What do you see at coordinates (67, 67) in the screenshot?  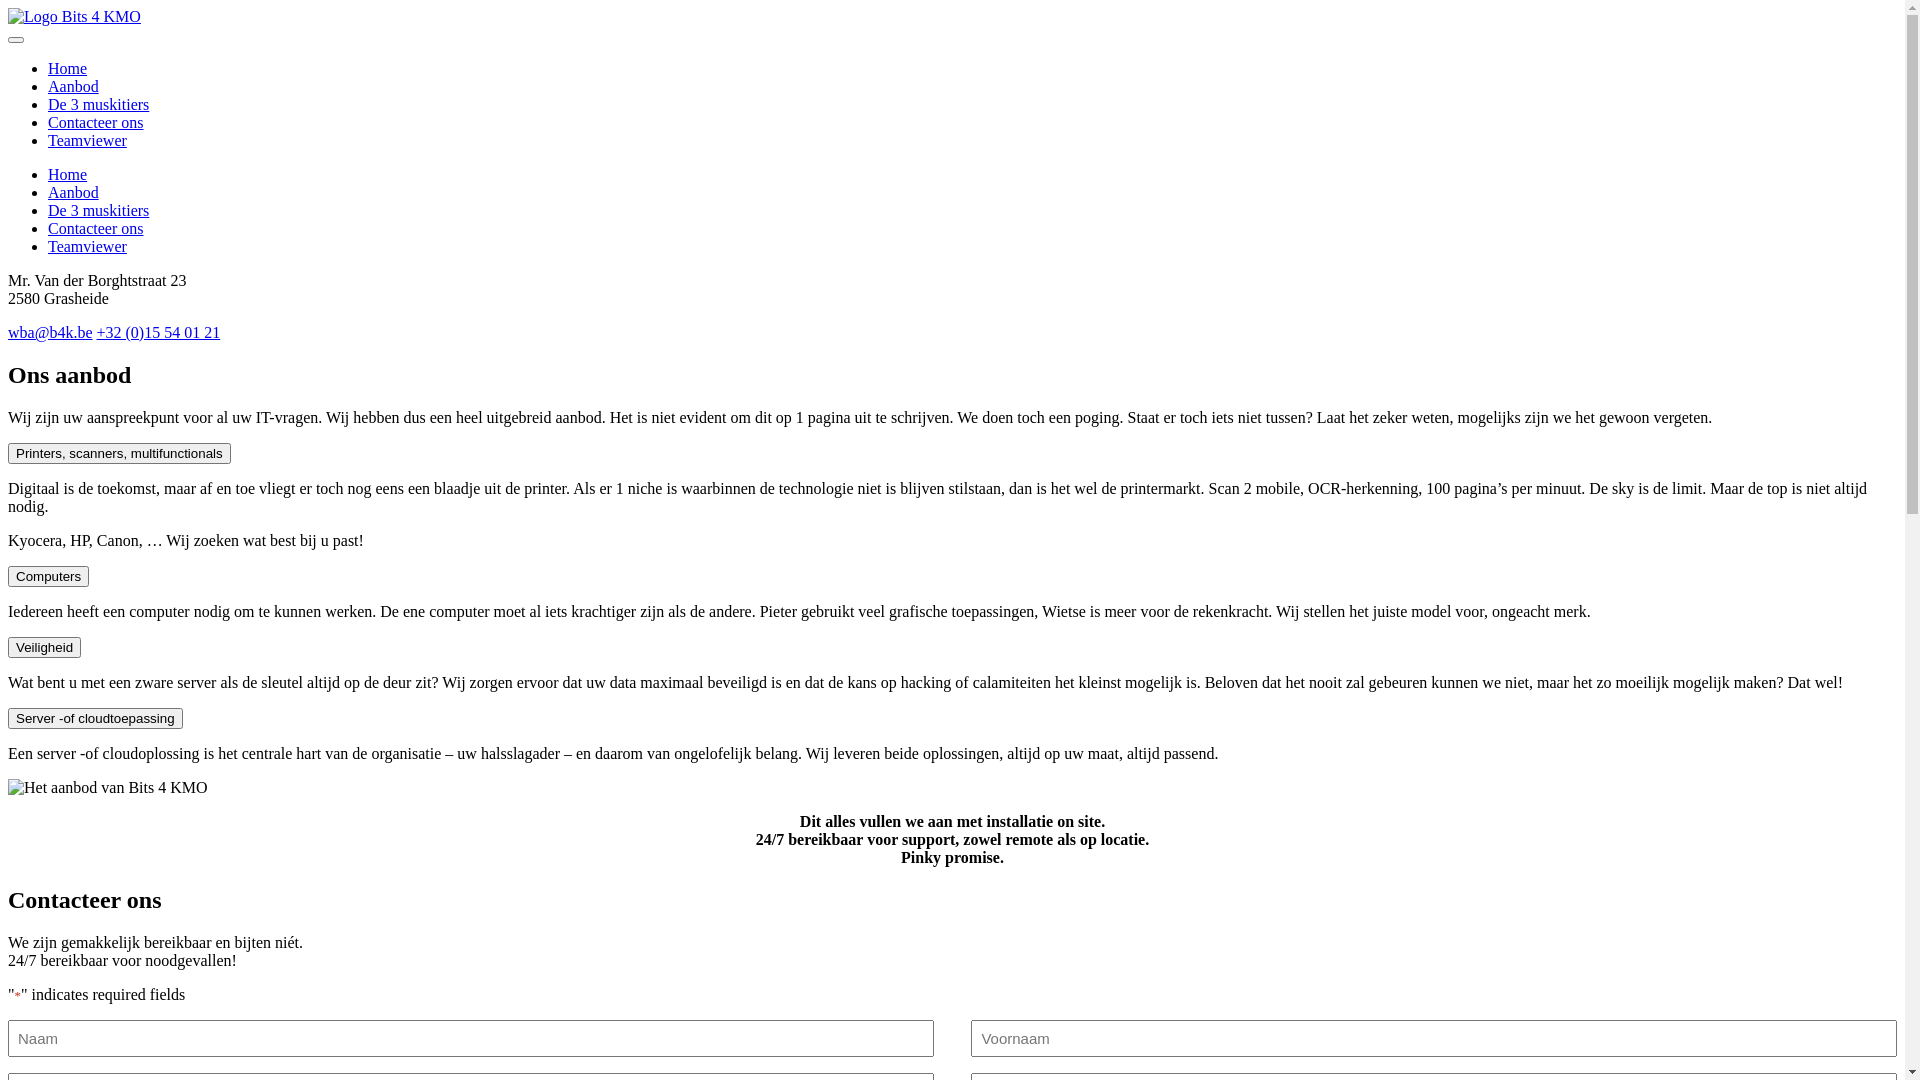 I see `'Home'` at bounding box center [67, 67].